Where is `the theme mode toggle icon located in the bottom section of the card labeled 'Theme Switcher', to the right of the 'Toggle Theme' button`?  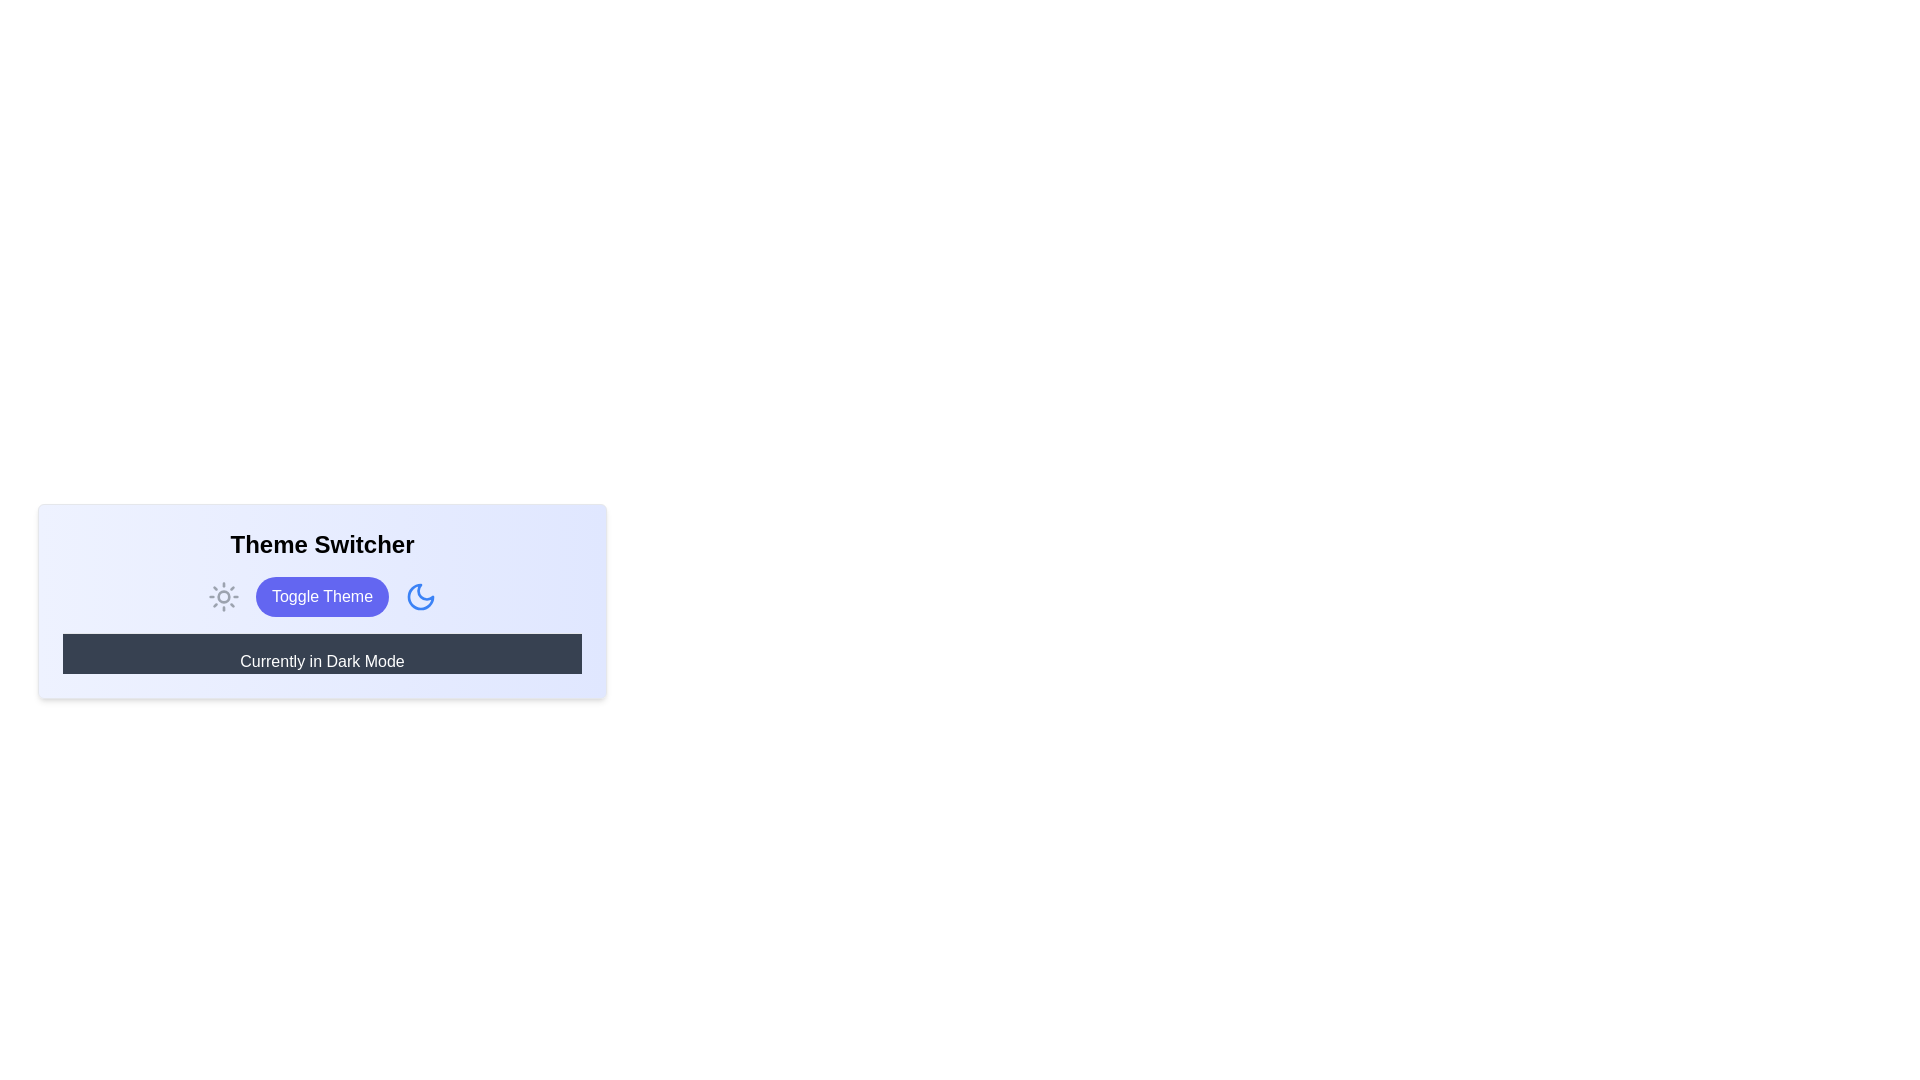 the theme mode toggle icon located in the bottom section of the card labeled 'Theme Switcher', to the right of the 'Toggle Theme' button is located at coordinates (420, 596).